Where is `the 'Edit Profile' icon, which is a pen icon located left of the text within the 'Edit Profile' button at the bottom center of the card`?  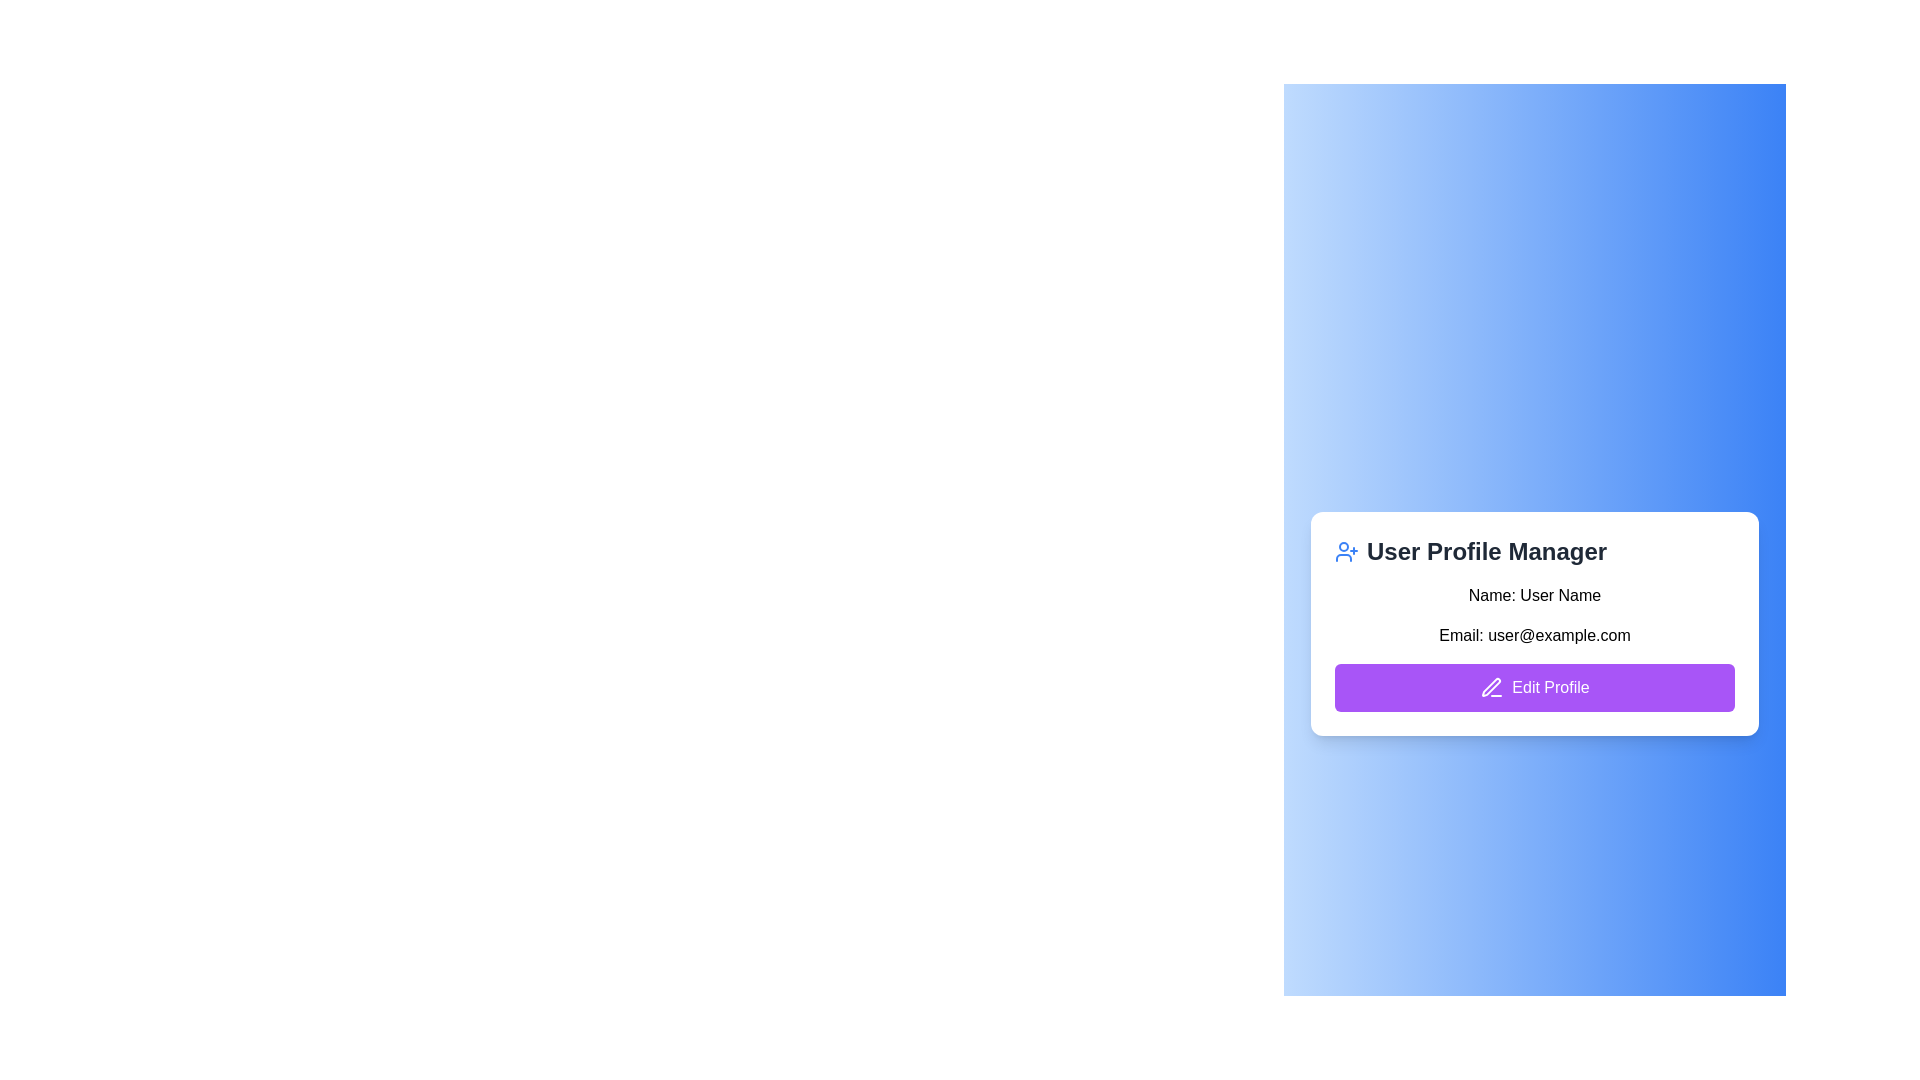
the 'Edit Profile' icon, which is a pen icon located left of the text within the 'Edit Profile' button at the bottom center of the card is located at coordinates (1492, 686).